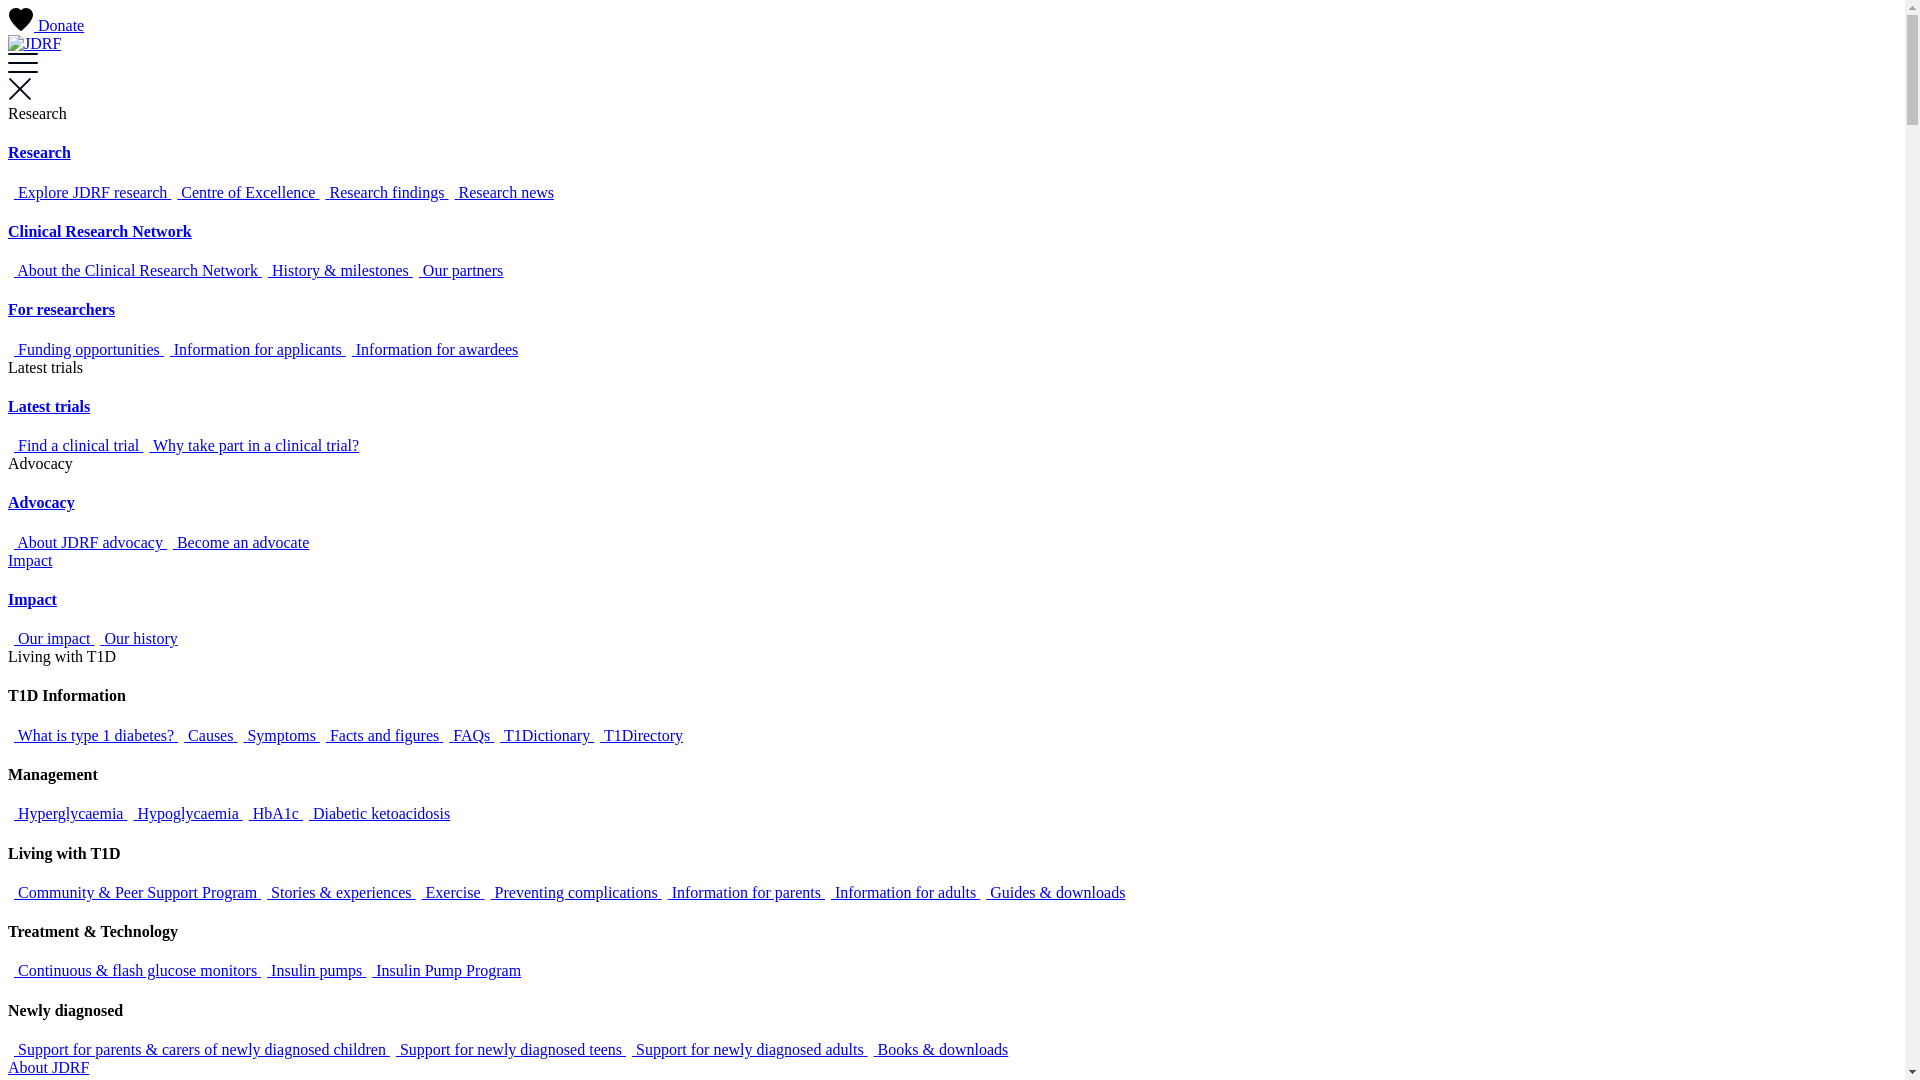  Describe the element at coordinates (543, 735) in the screenshot. I see `'T1Dictionary'` at that location.